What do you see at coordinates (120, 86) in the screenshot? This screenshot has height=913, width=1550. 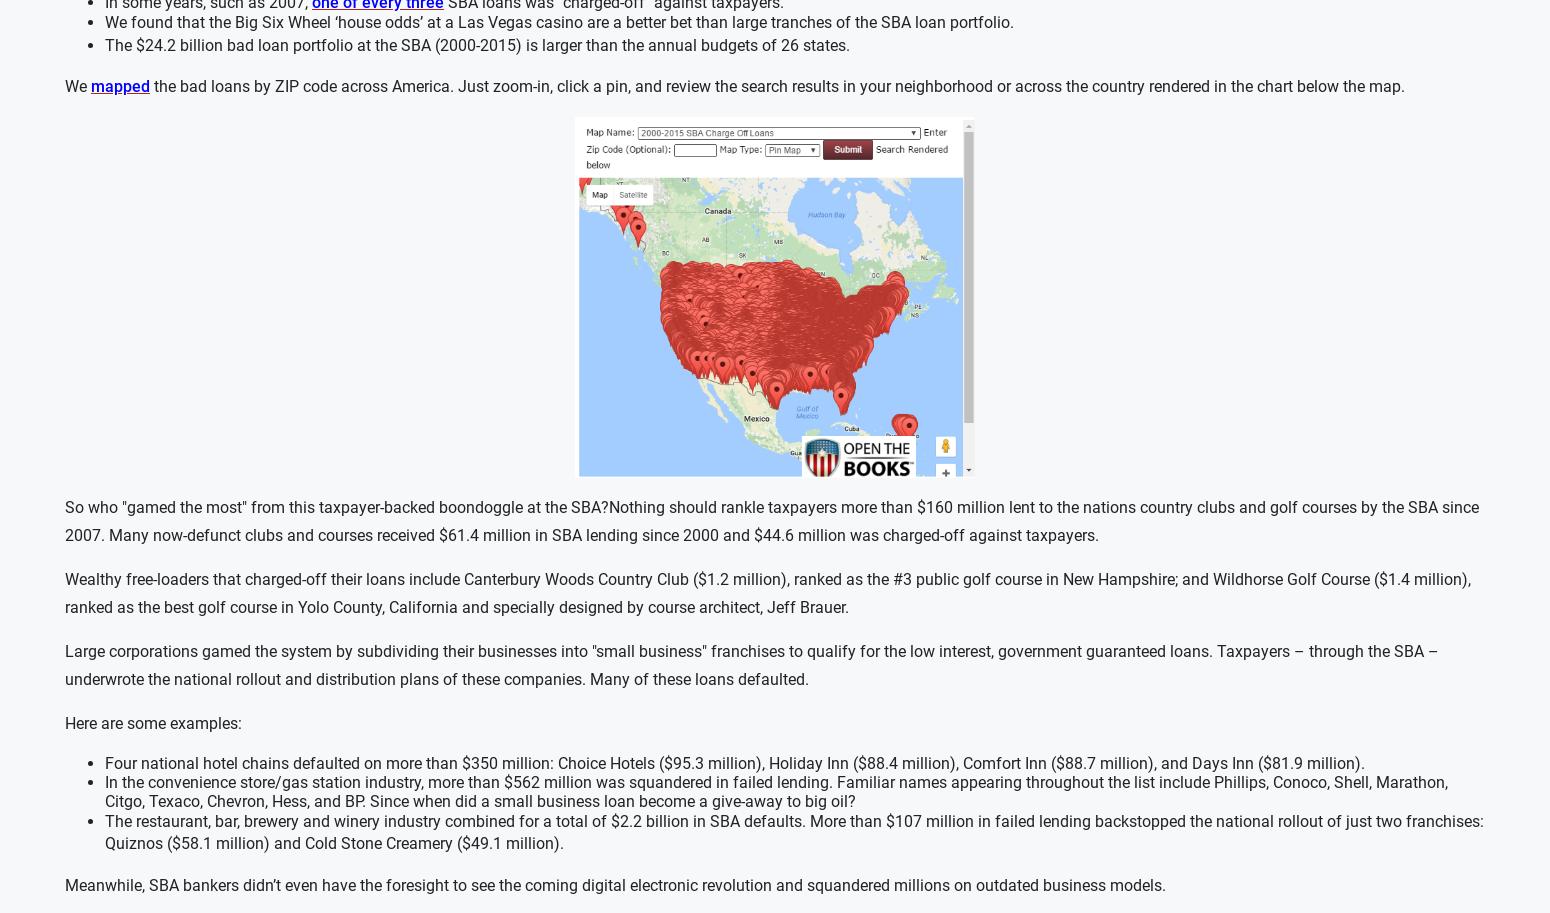 I see `'mapped'` at bounding box center [120, 86].